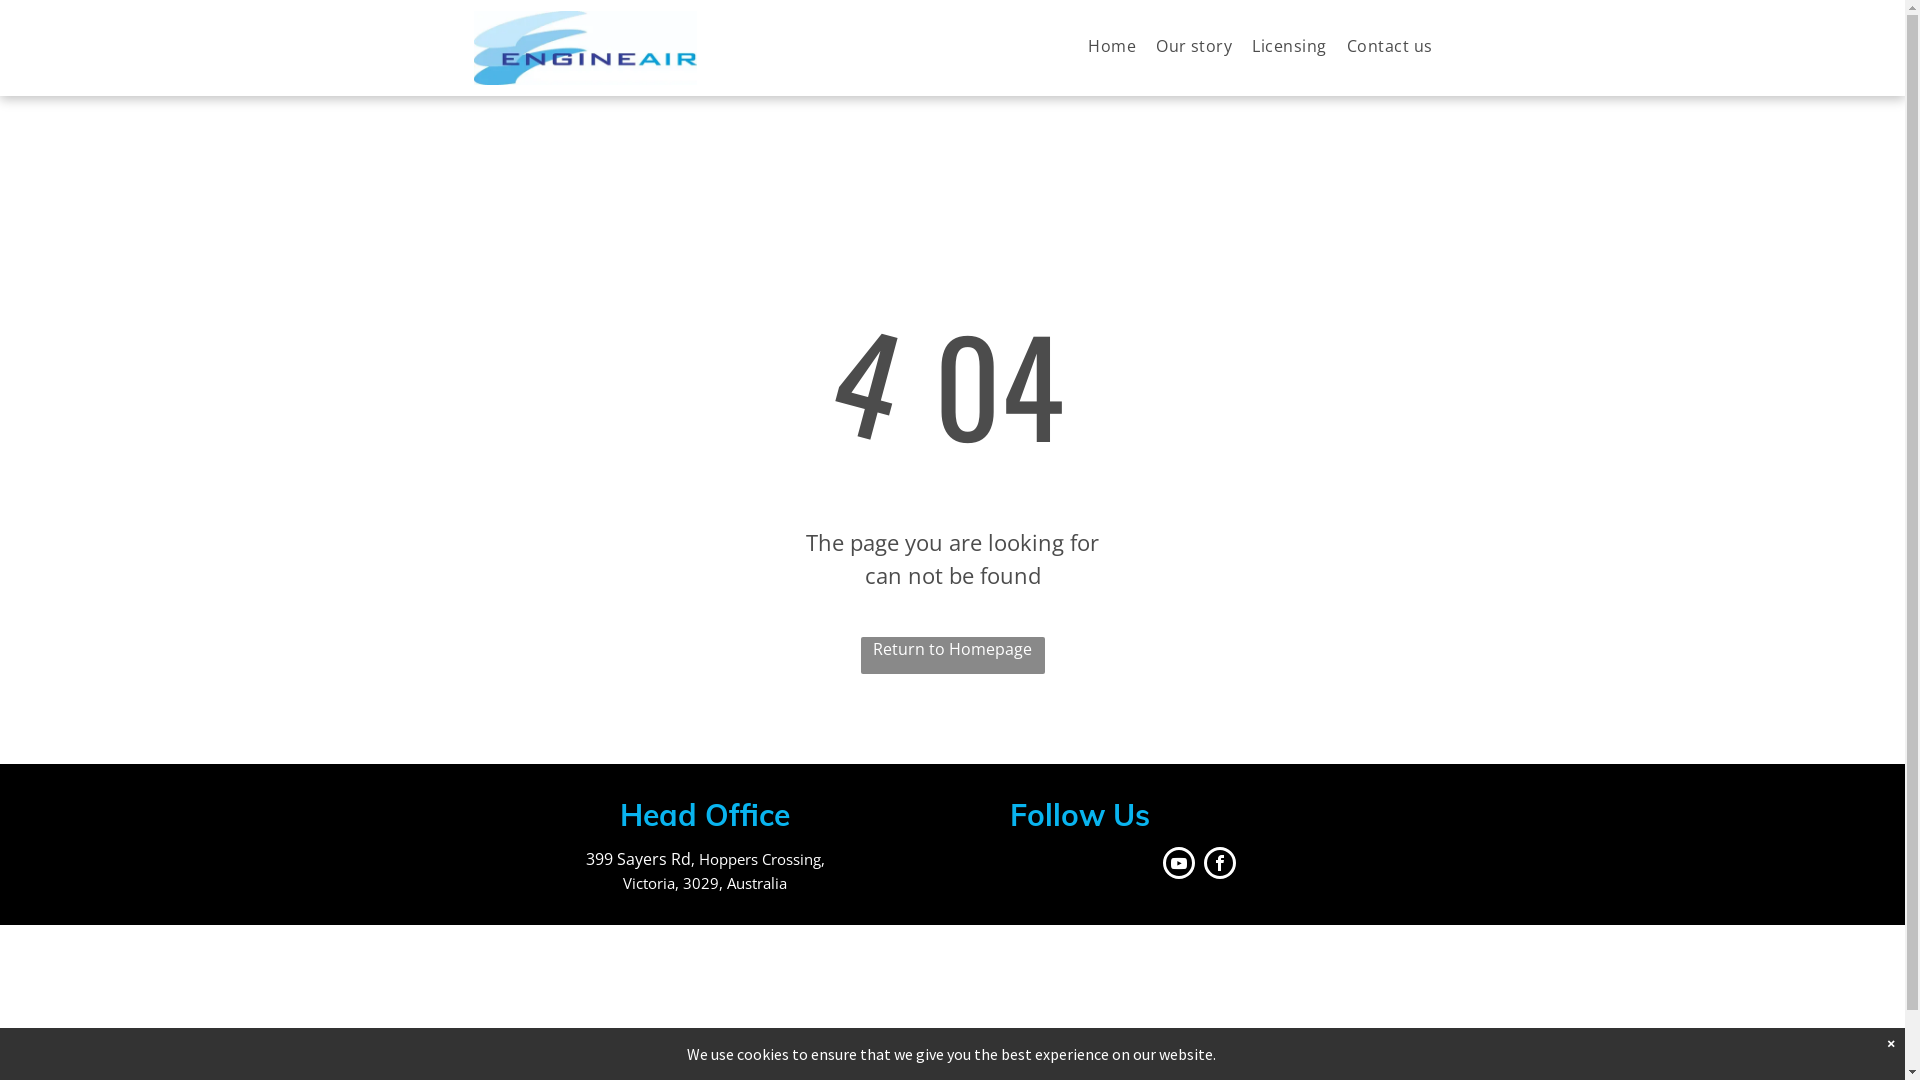  What do you see at coordinates (1101, 45) in the screenshot?
I see `'Home'` at bounding box center [1101, 45].